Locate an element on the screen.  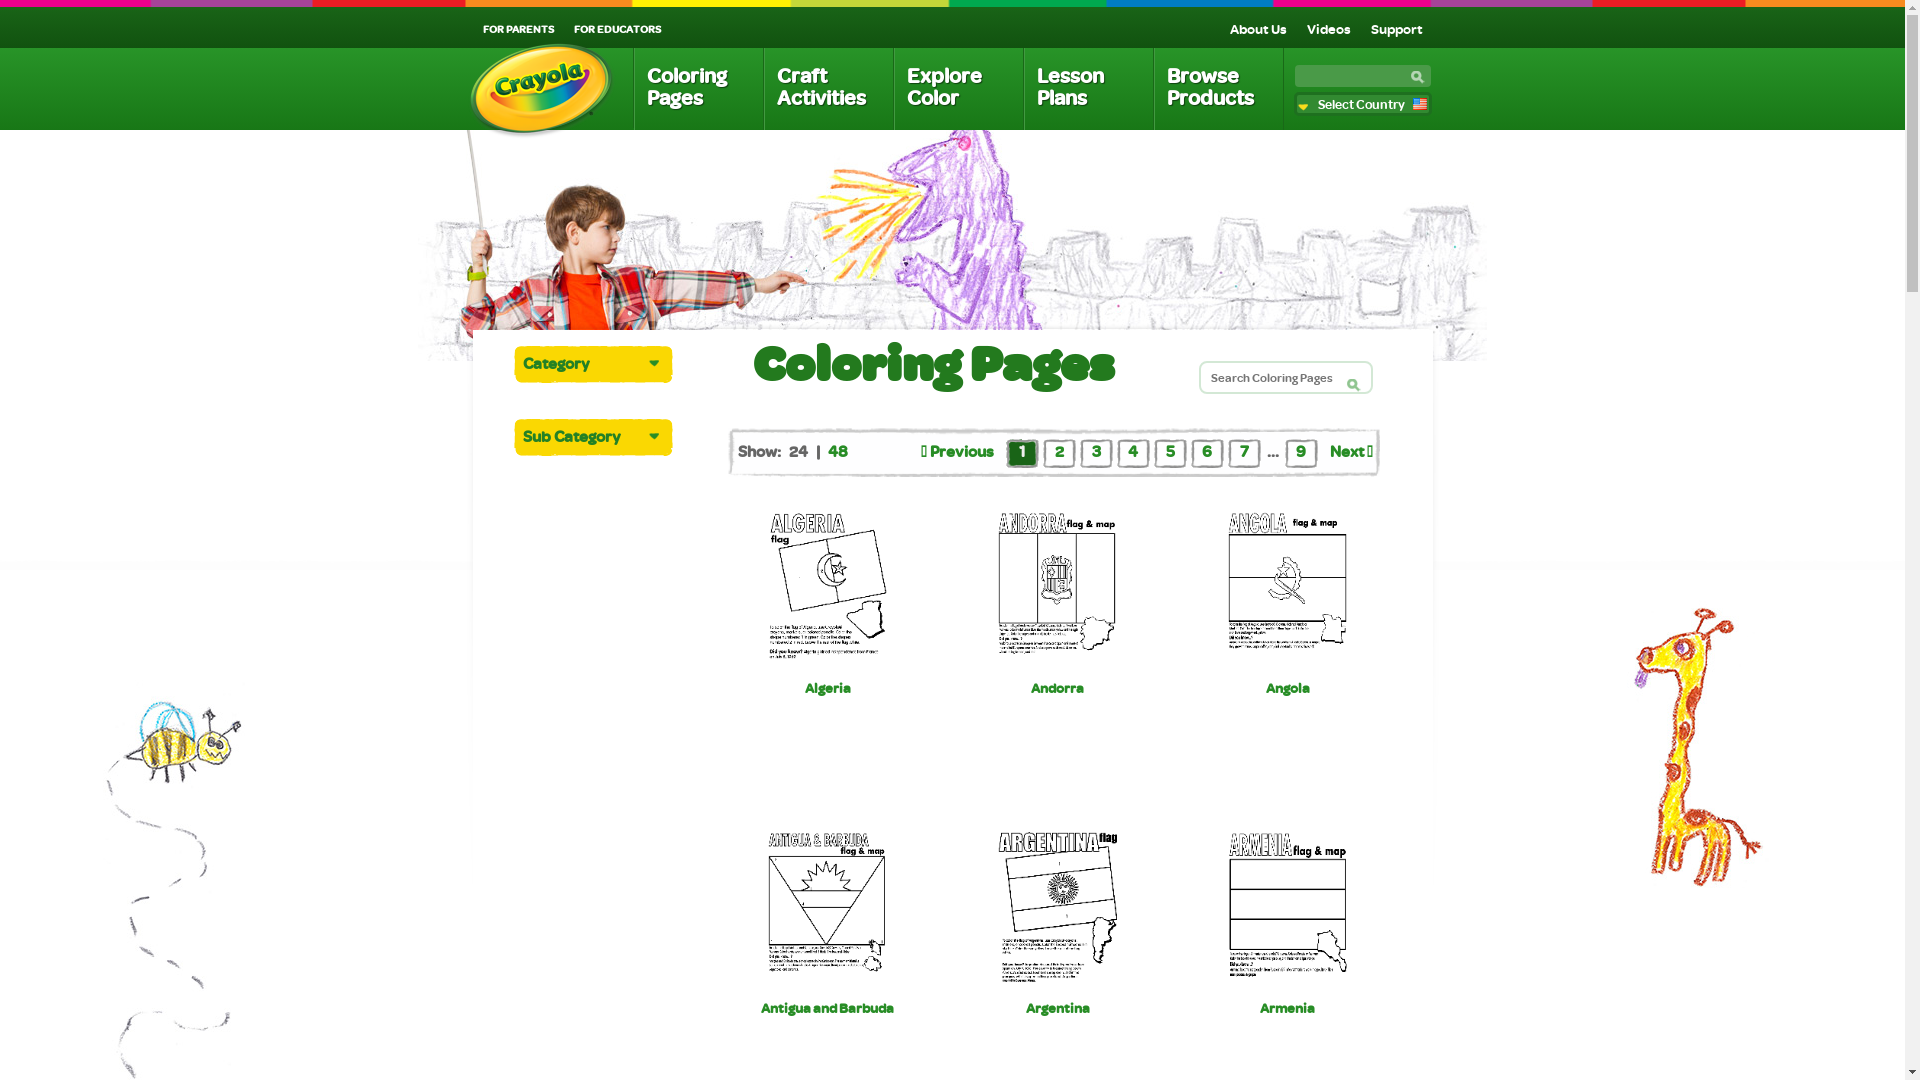
'Algeria' is located at coordinates (826, 686).